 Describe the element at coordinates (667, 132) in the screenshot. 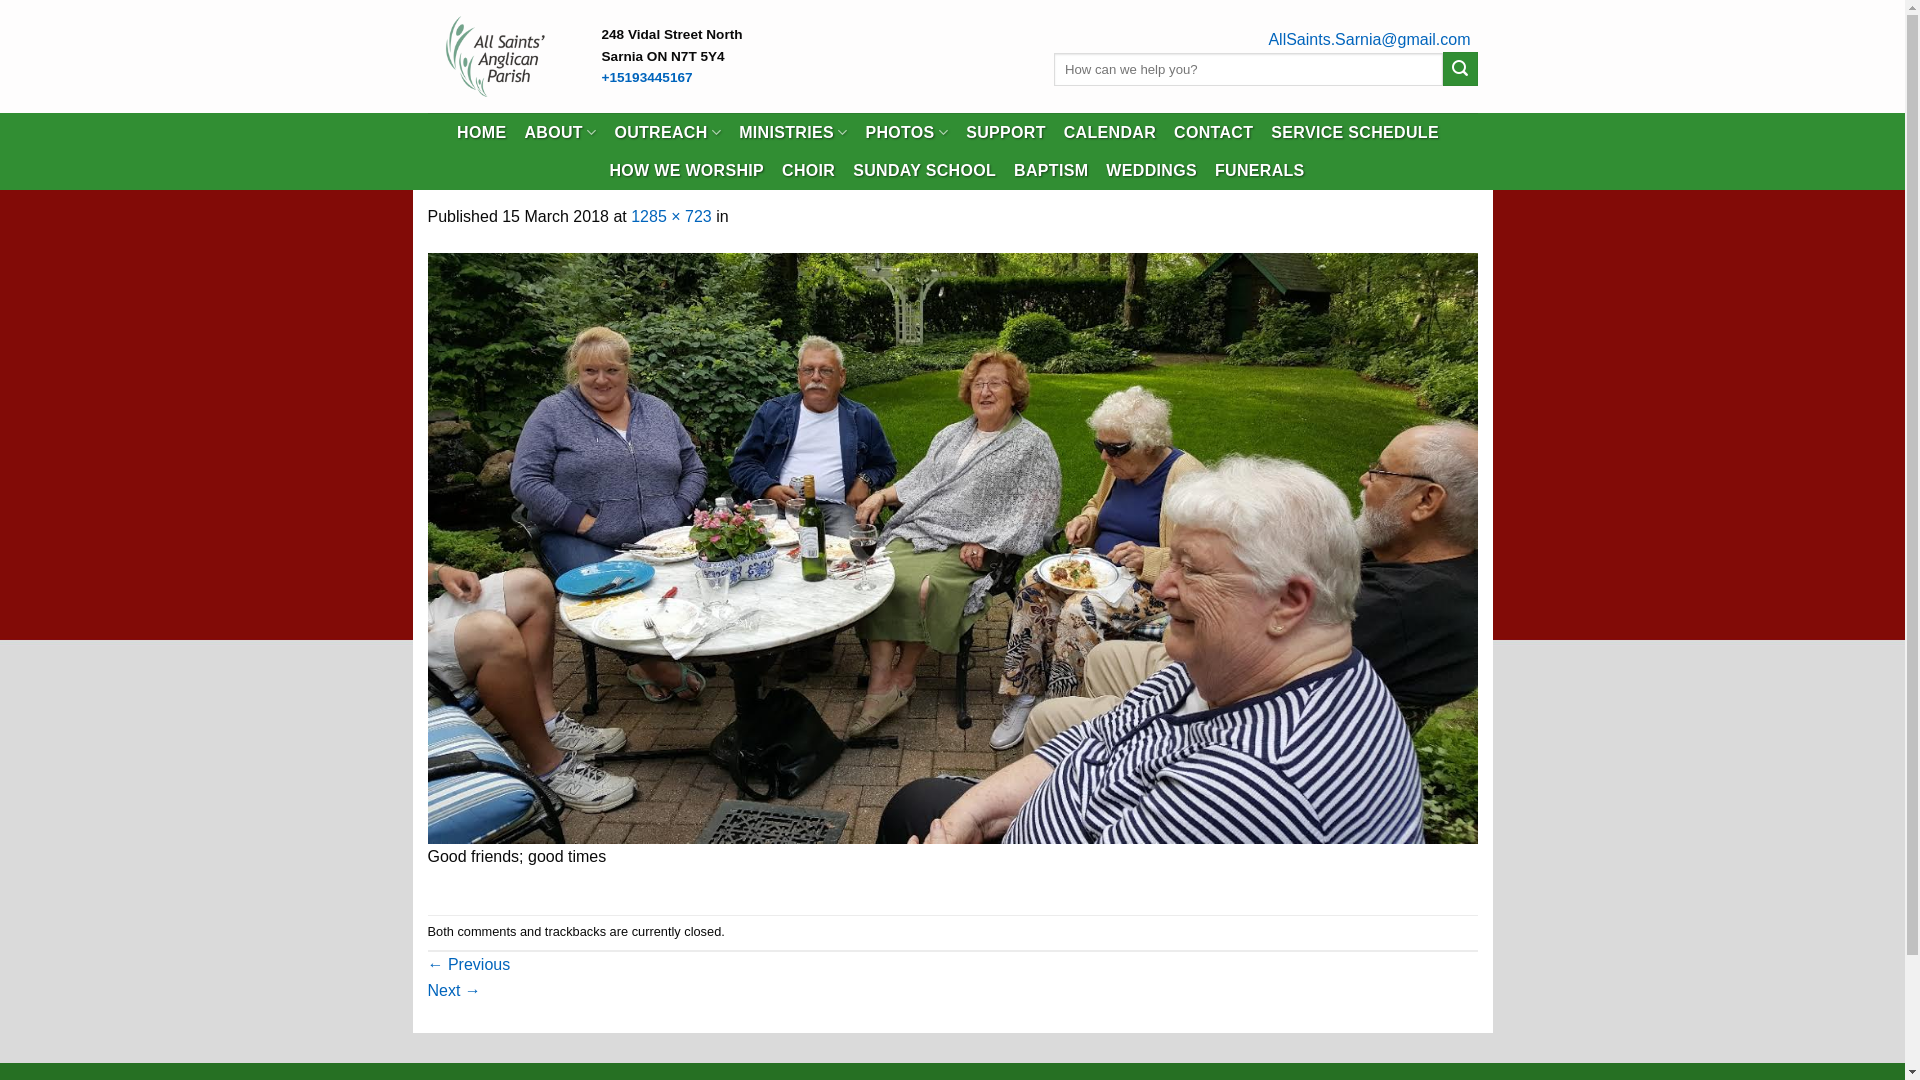

I see `'OUTREACH'` at that location.